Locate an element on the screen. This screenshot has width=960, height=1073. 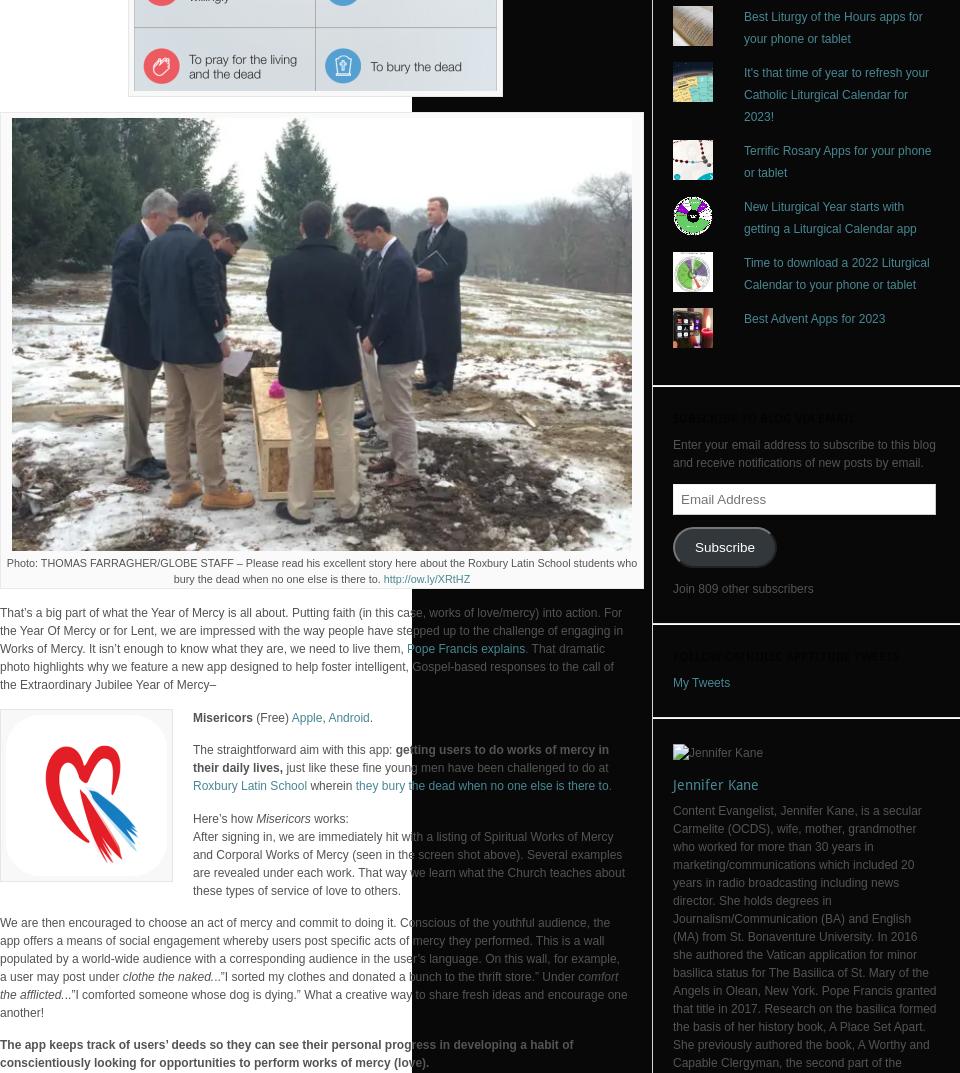
'Enter your email address to subscribe to this blog and receive notifications of new posts by email.' is located at coordinates (672, 453).